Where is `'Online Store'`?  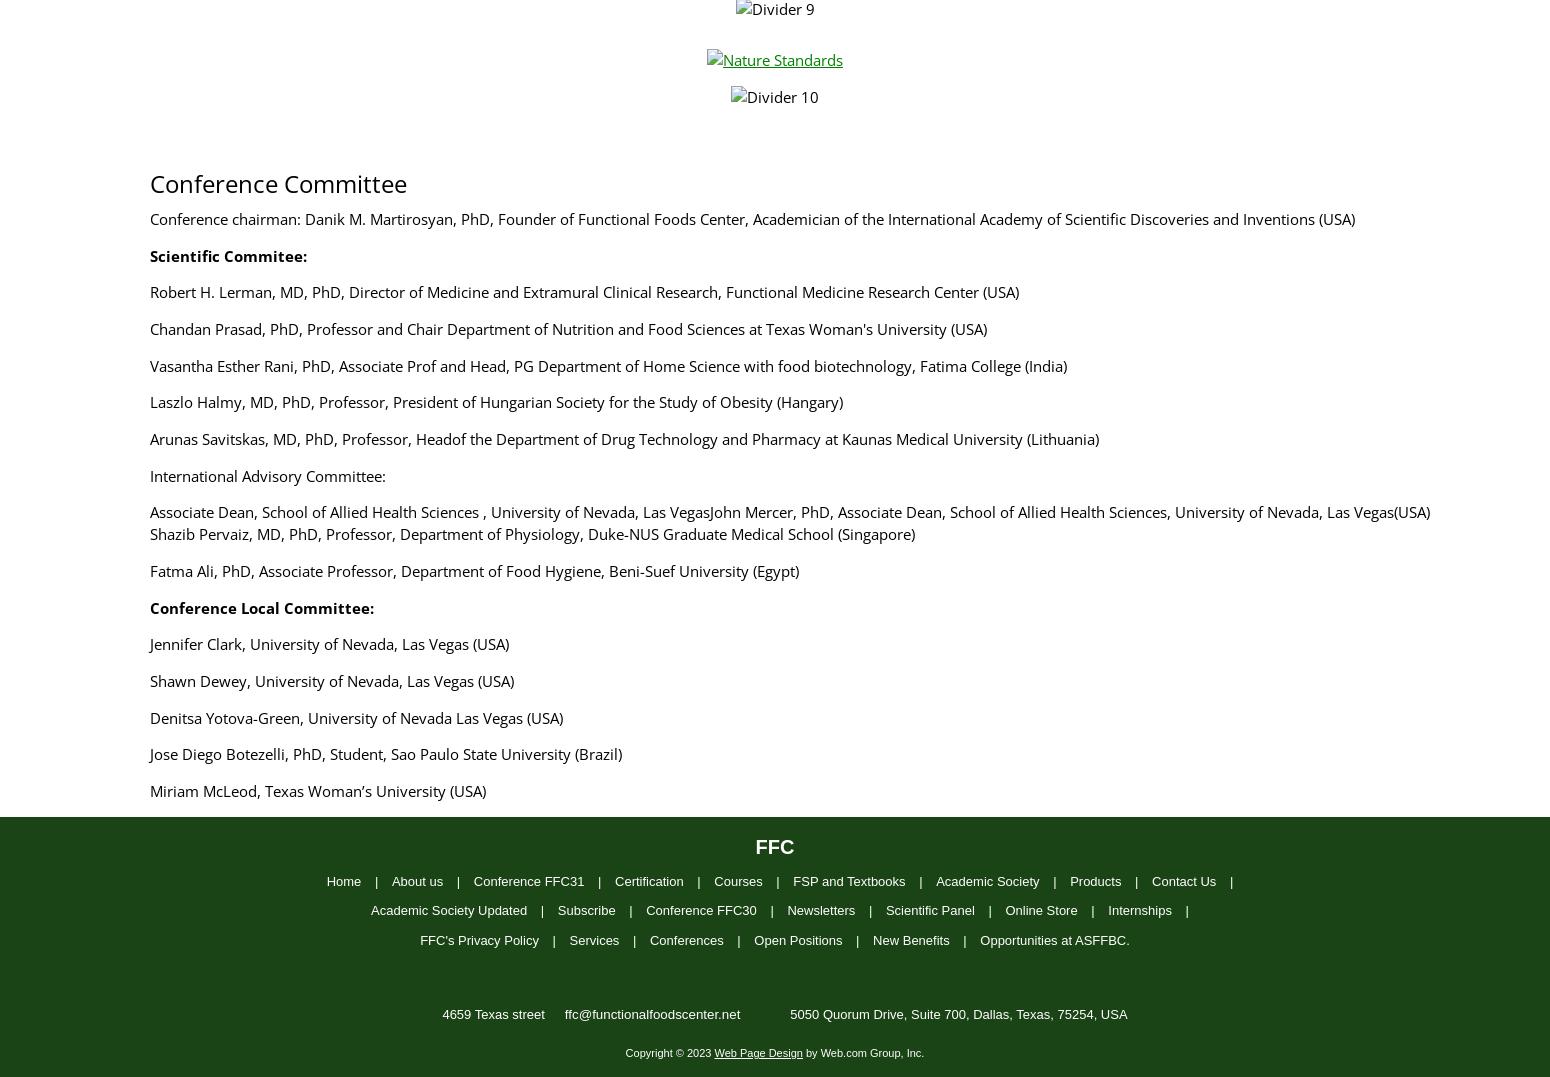
'Online Store' is located at coordinates (1040, 910).